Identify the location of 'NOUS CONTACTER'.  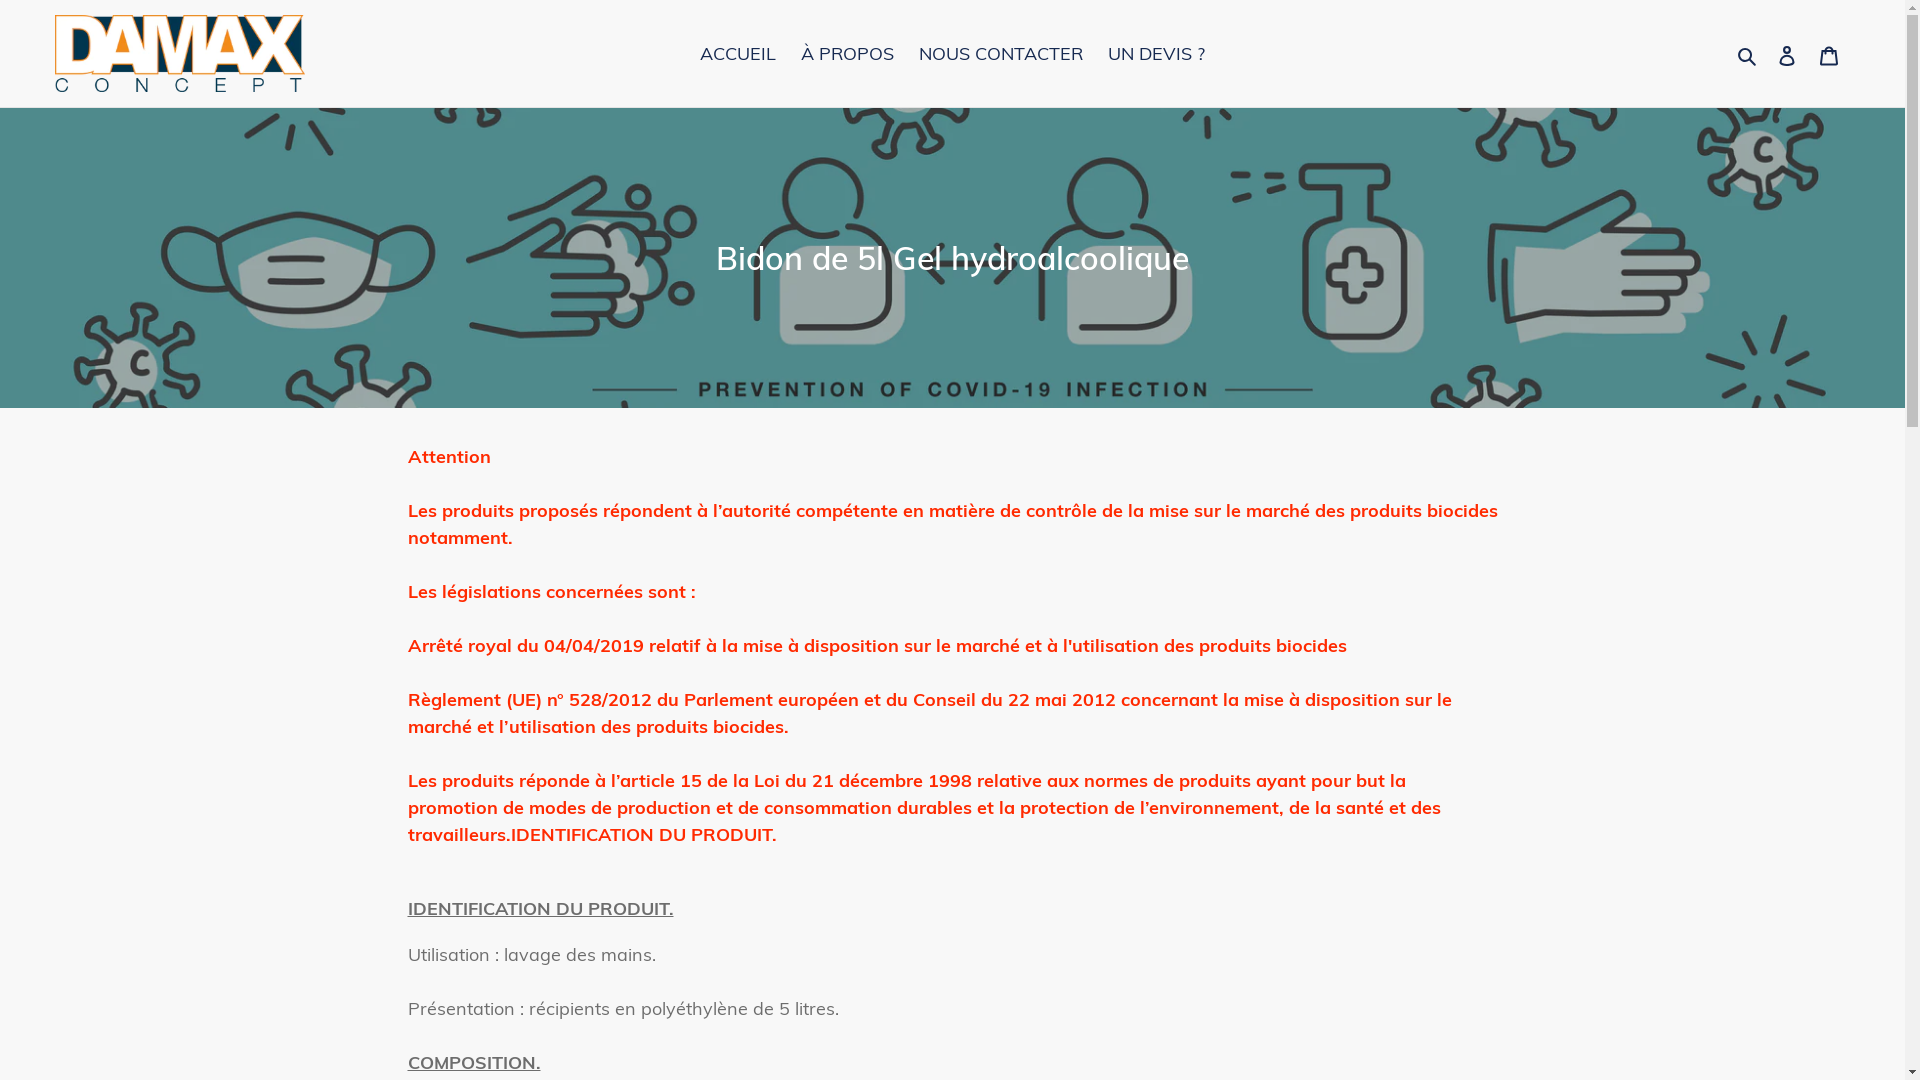
(1001, 52).